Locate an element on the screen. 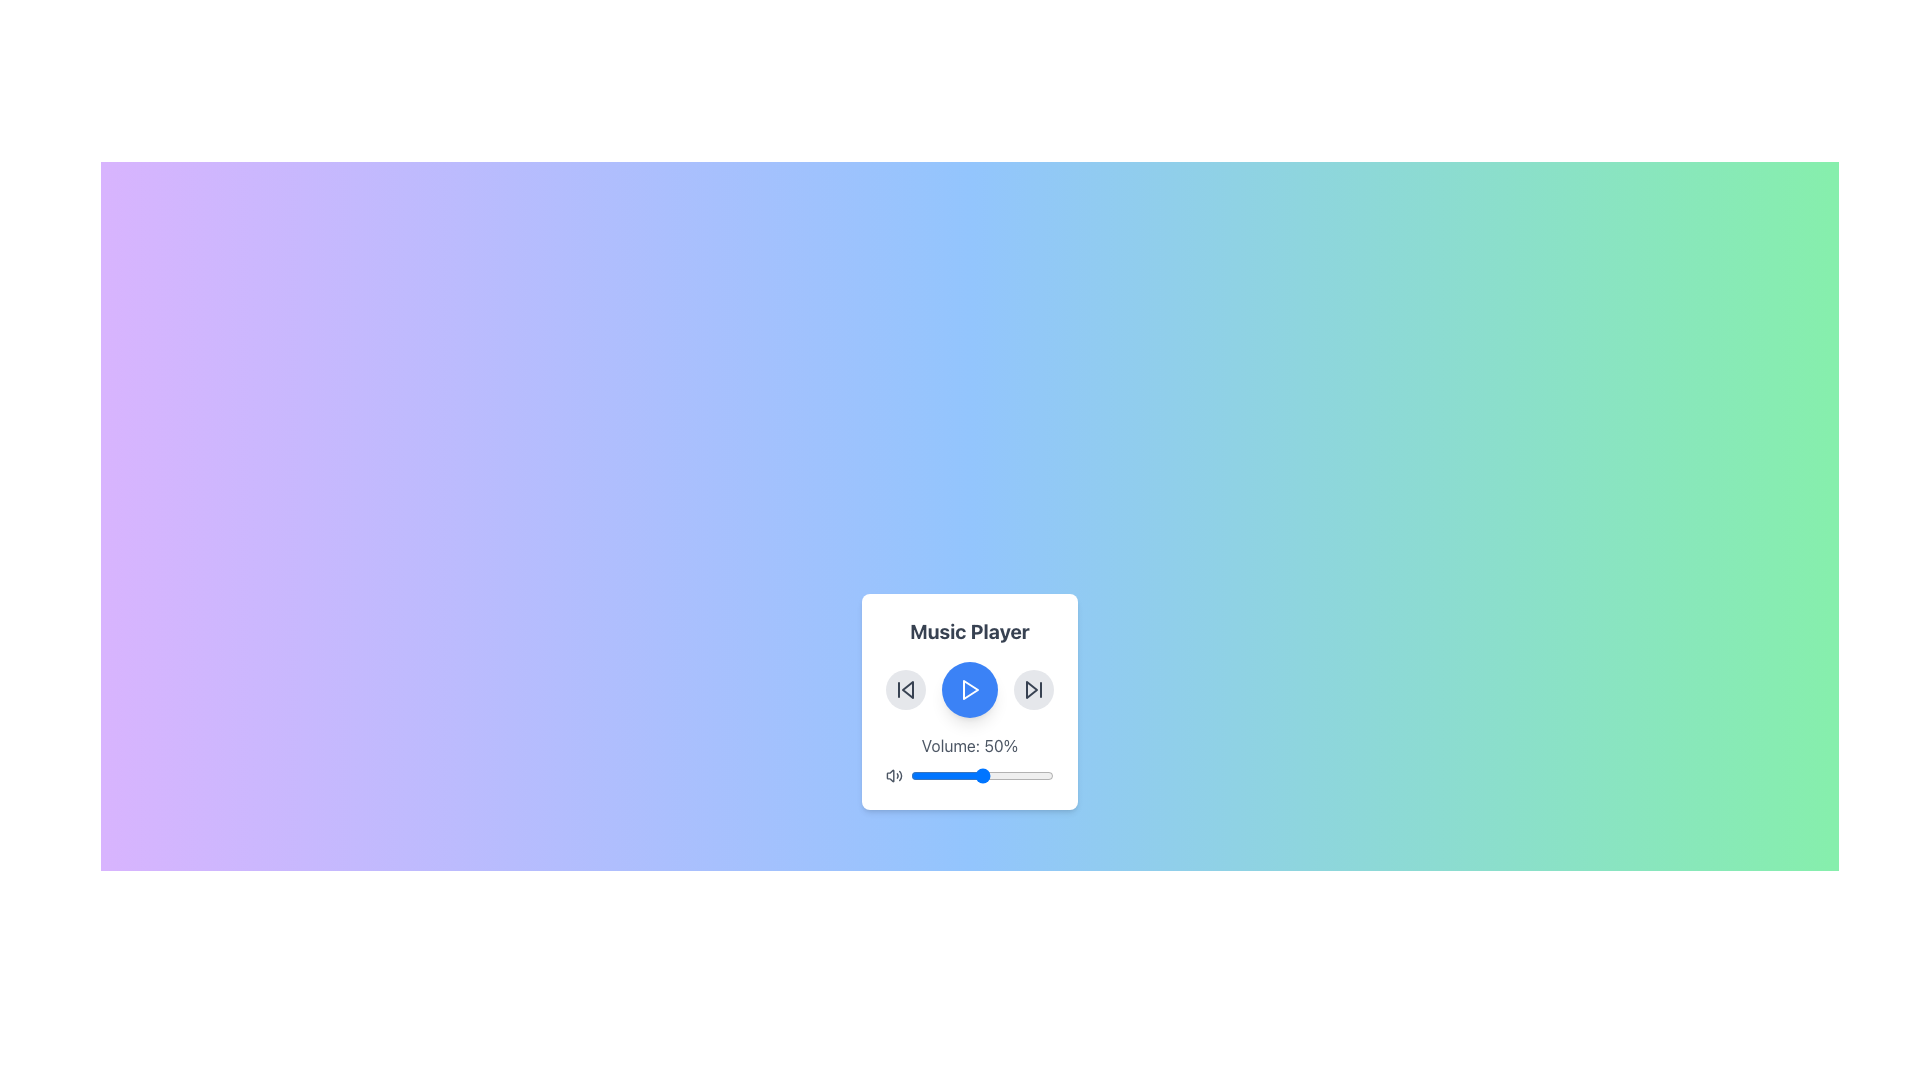  the slider is located at coordinates (1011, 774).